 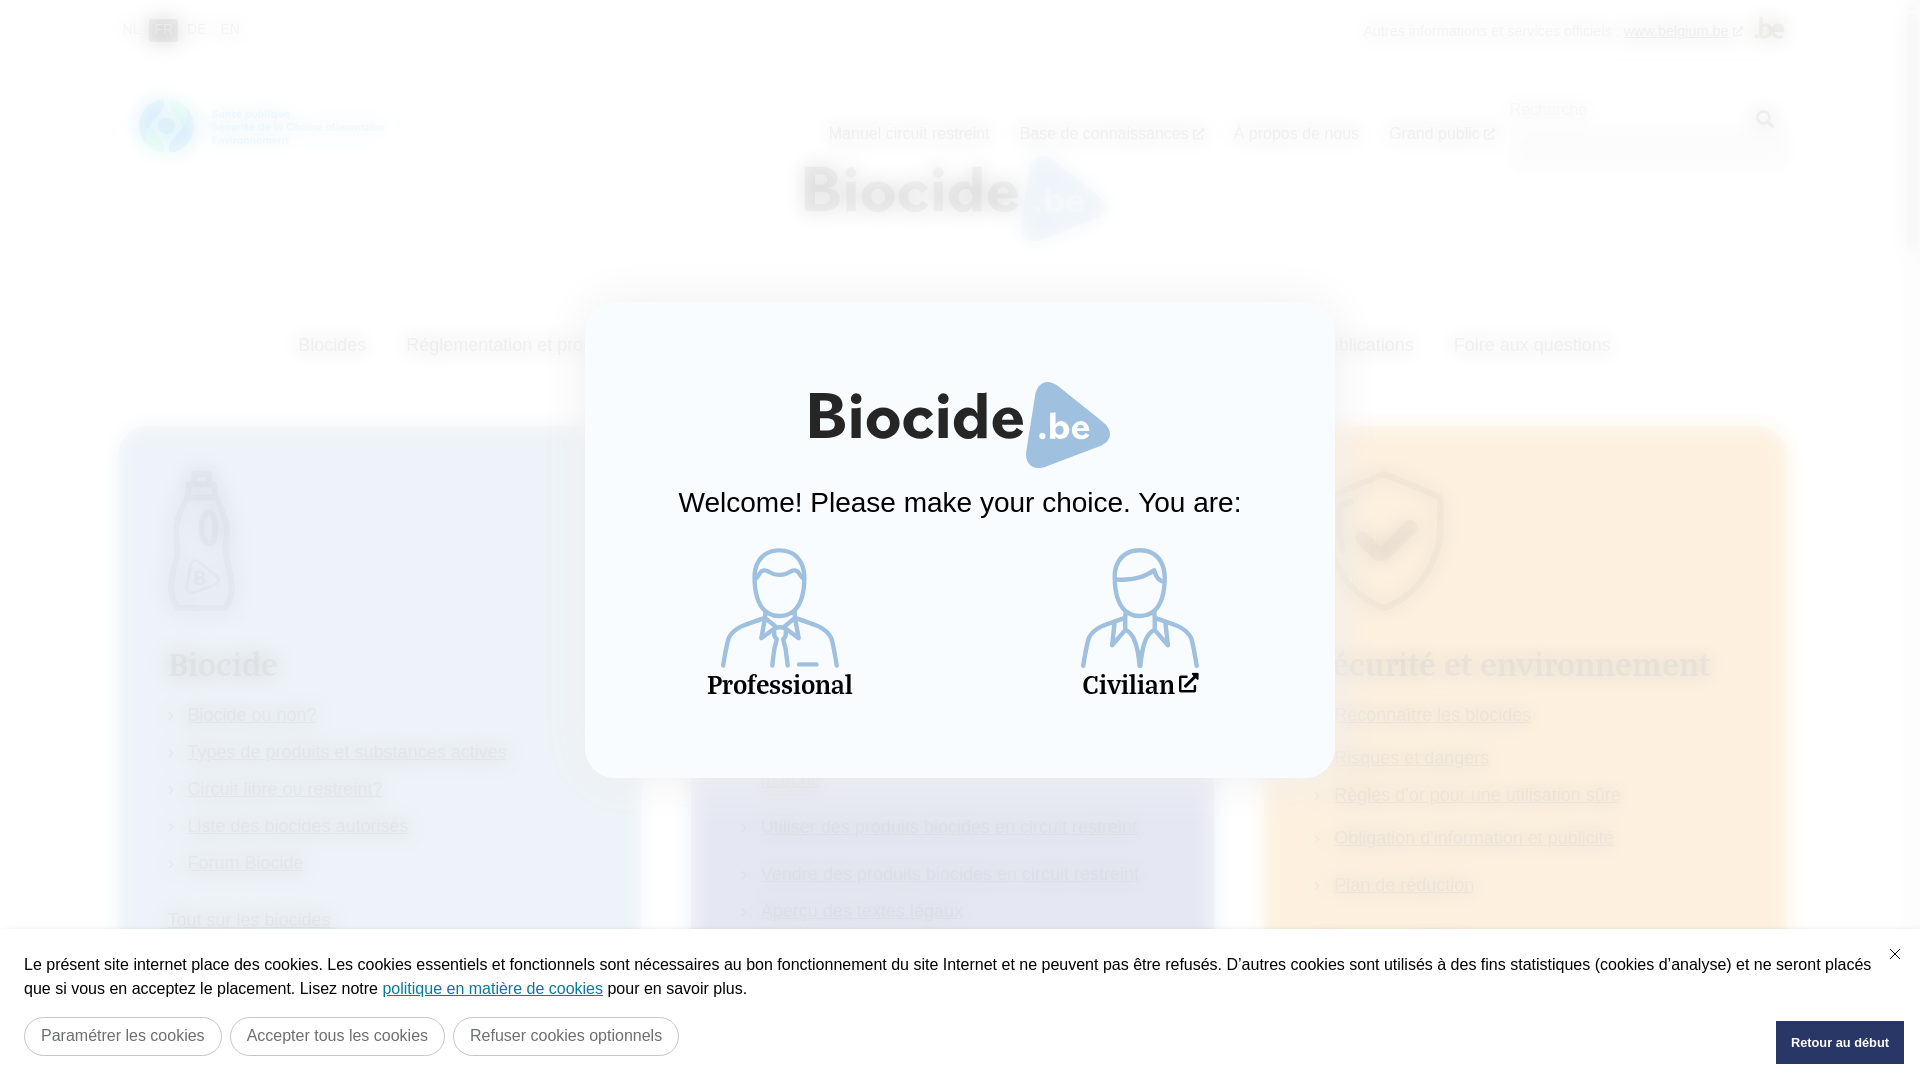 I want to click on 'FR', so click(x=163, y=29).